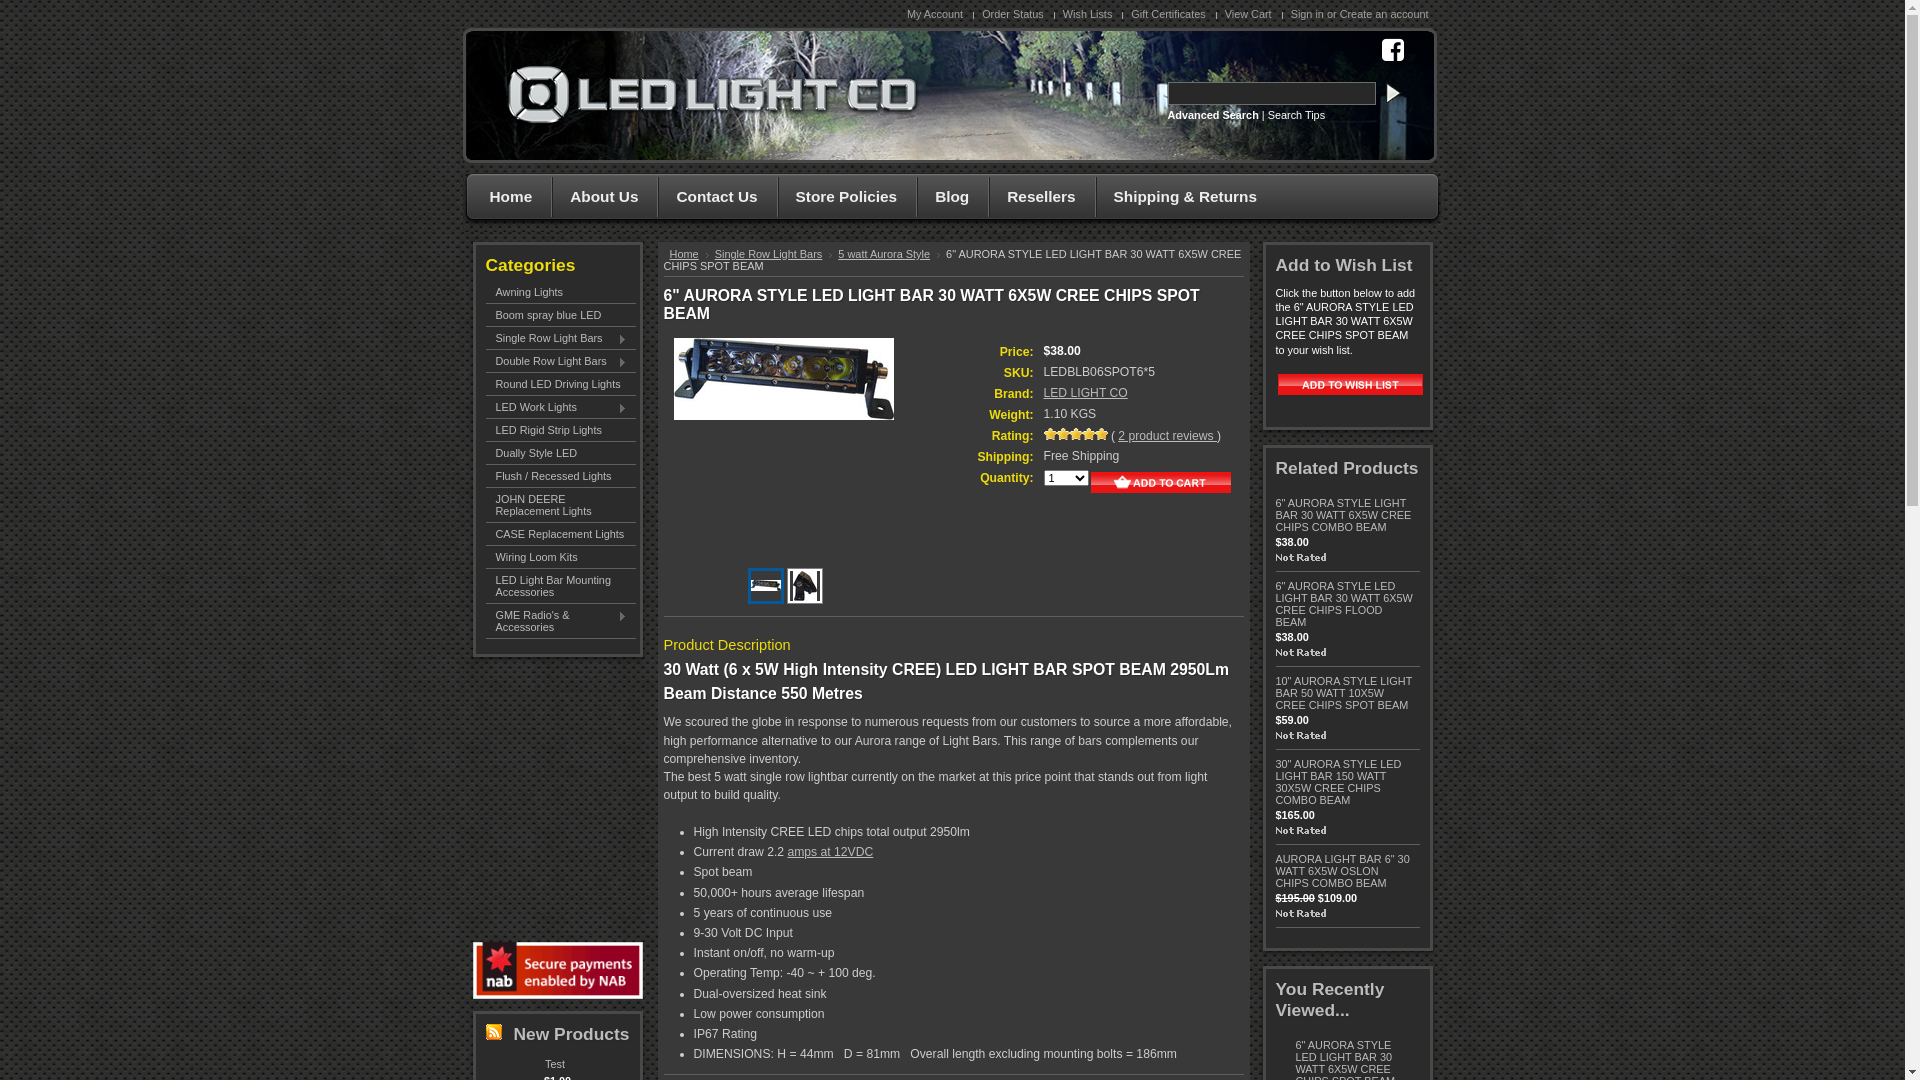 The height and width of the screenshot is (1080, 1920). What do you see at coordinates (560, 315) in the screenshot?
I see `'Boom spray blue LED'` at bounding box center [560, 315].